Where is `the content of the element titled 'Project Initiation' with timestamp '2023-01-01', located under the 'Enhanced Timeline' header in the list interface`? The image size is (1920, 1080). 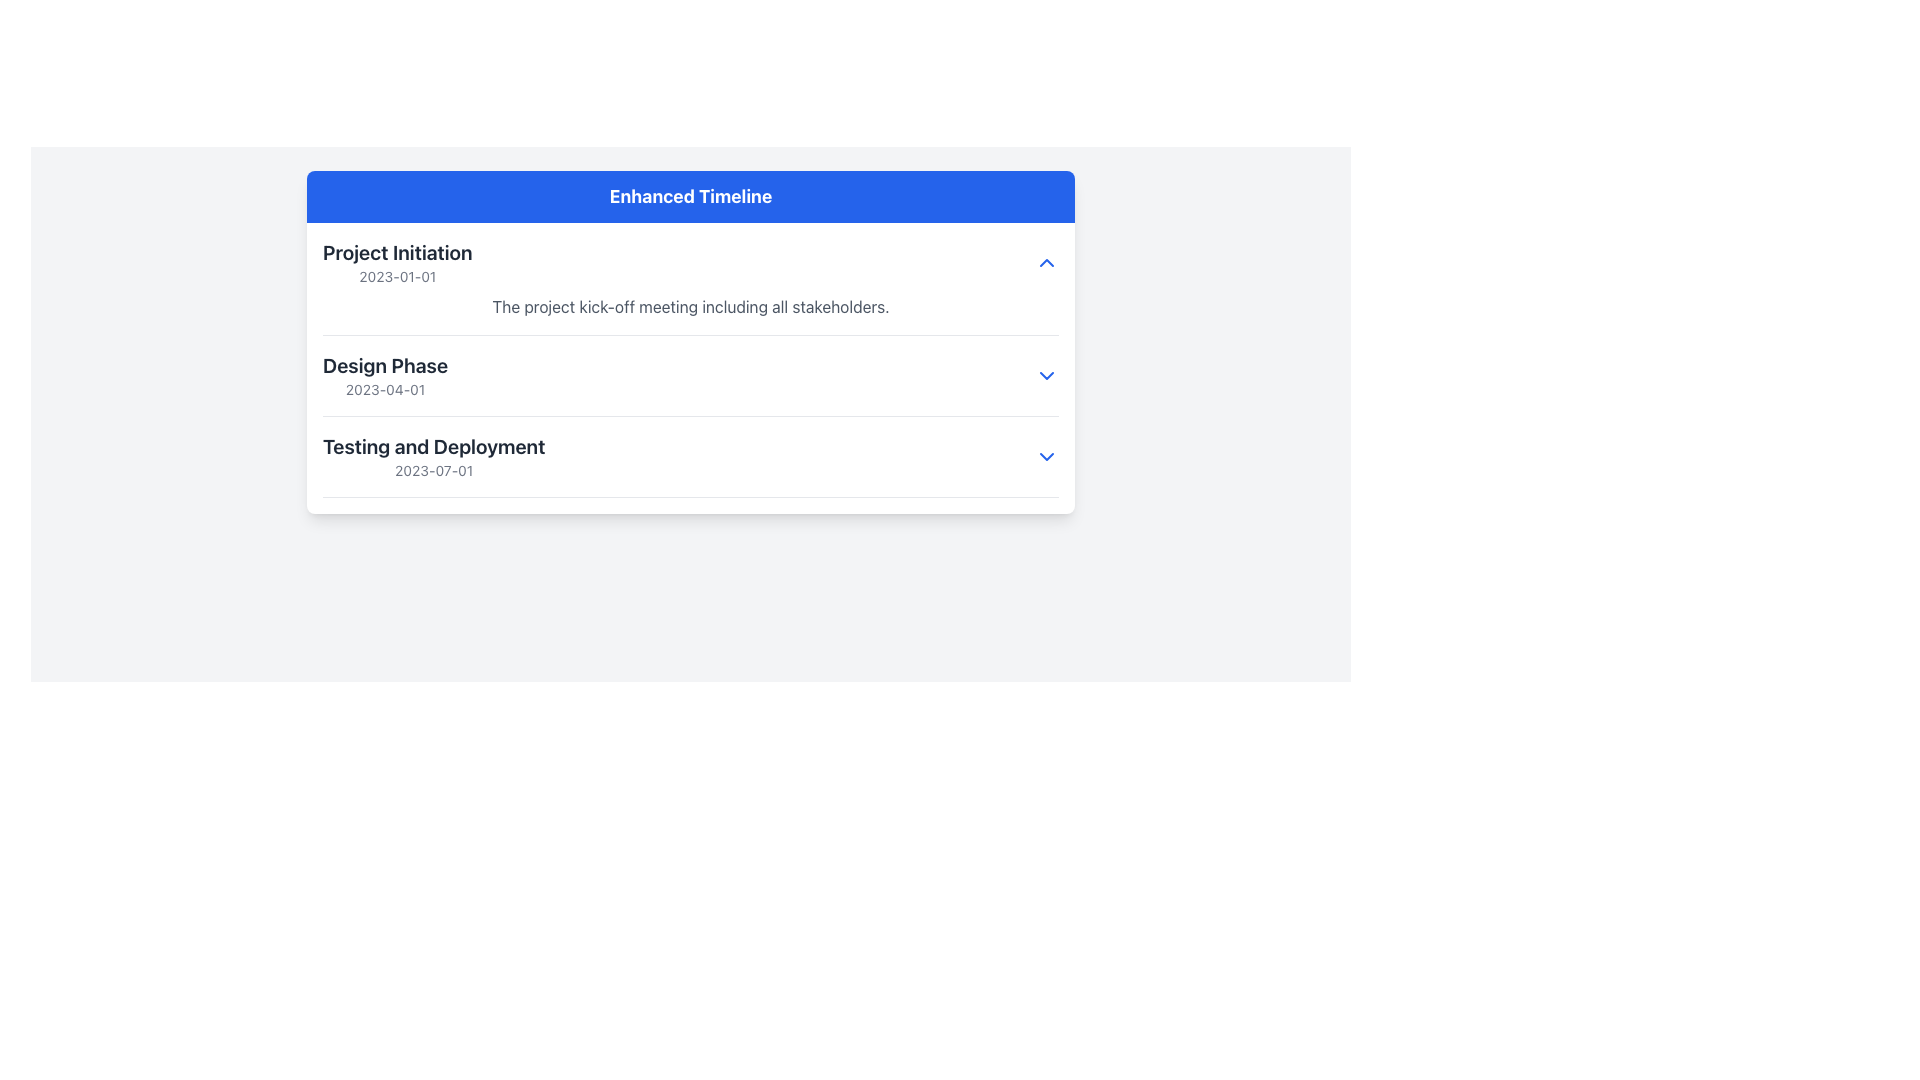 the content of the element titled 'Project Initiation' with timestamp '2023-01-01', located under the 'Enhanced Timeline' header in the list interface is located at coordinates (397, 261).